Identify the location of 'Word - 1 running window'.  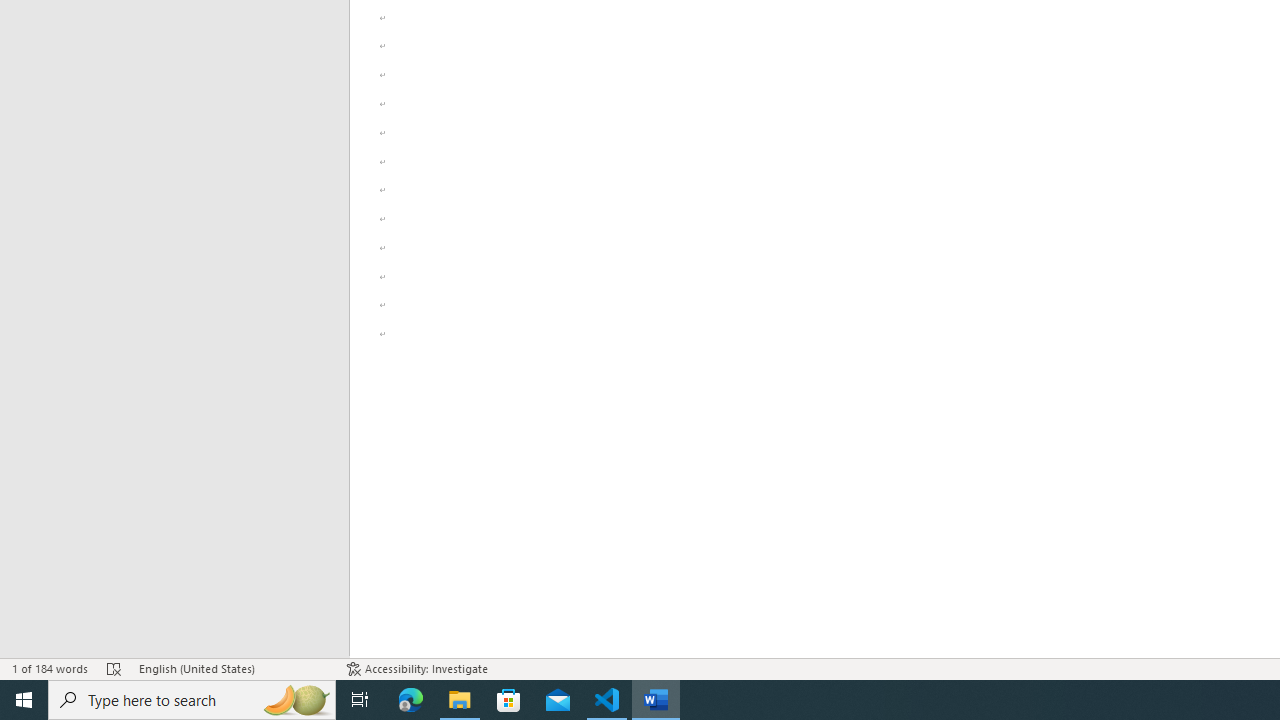
(656, 698).